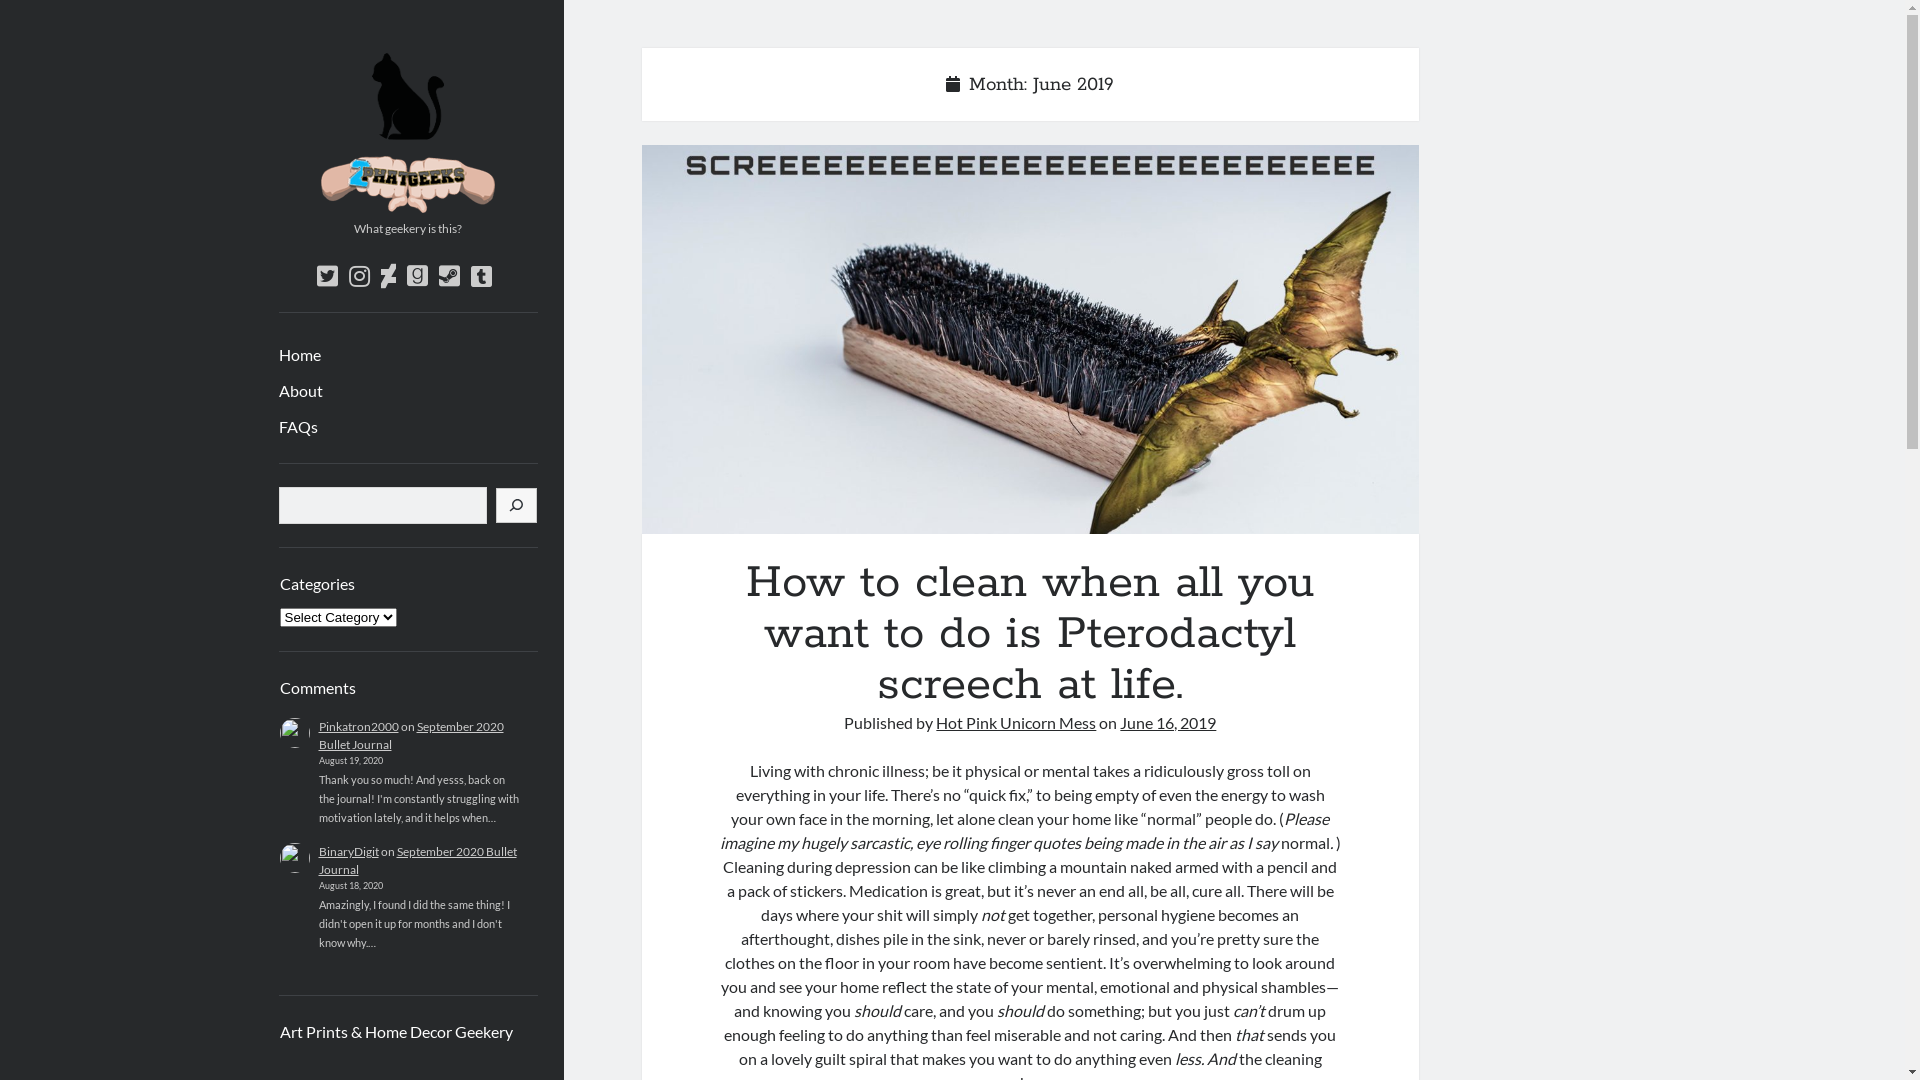 The image size is (1920, 1080). I want to click on 'September 2020 Bullet Journal', so click(416, 859).